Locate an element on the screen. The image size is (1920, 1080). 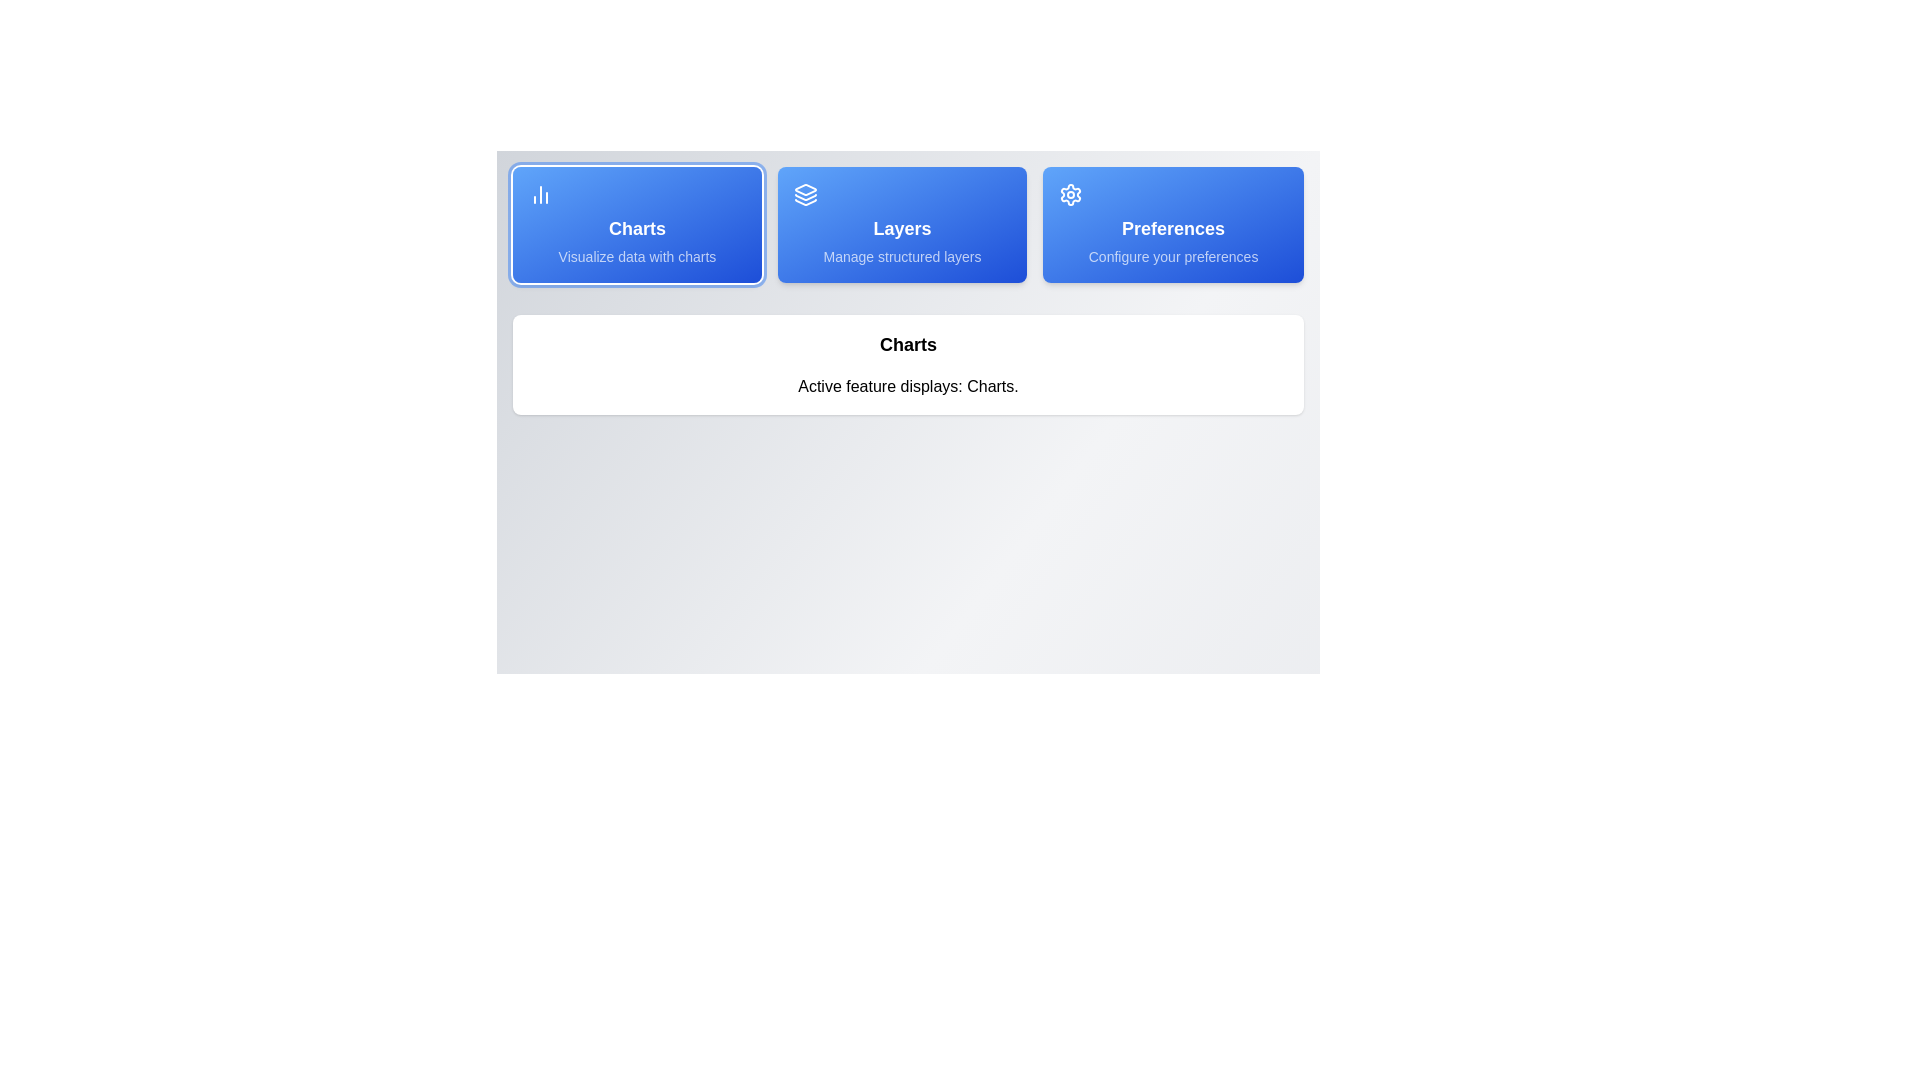
the vertical bar chart icon located on the left side of the blue rectangular button labeled 'Charts' is located at coordinates (541, 195).